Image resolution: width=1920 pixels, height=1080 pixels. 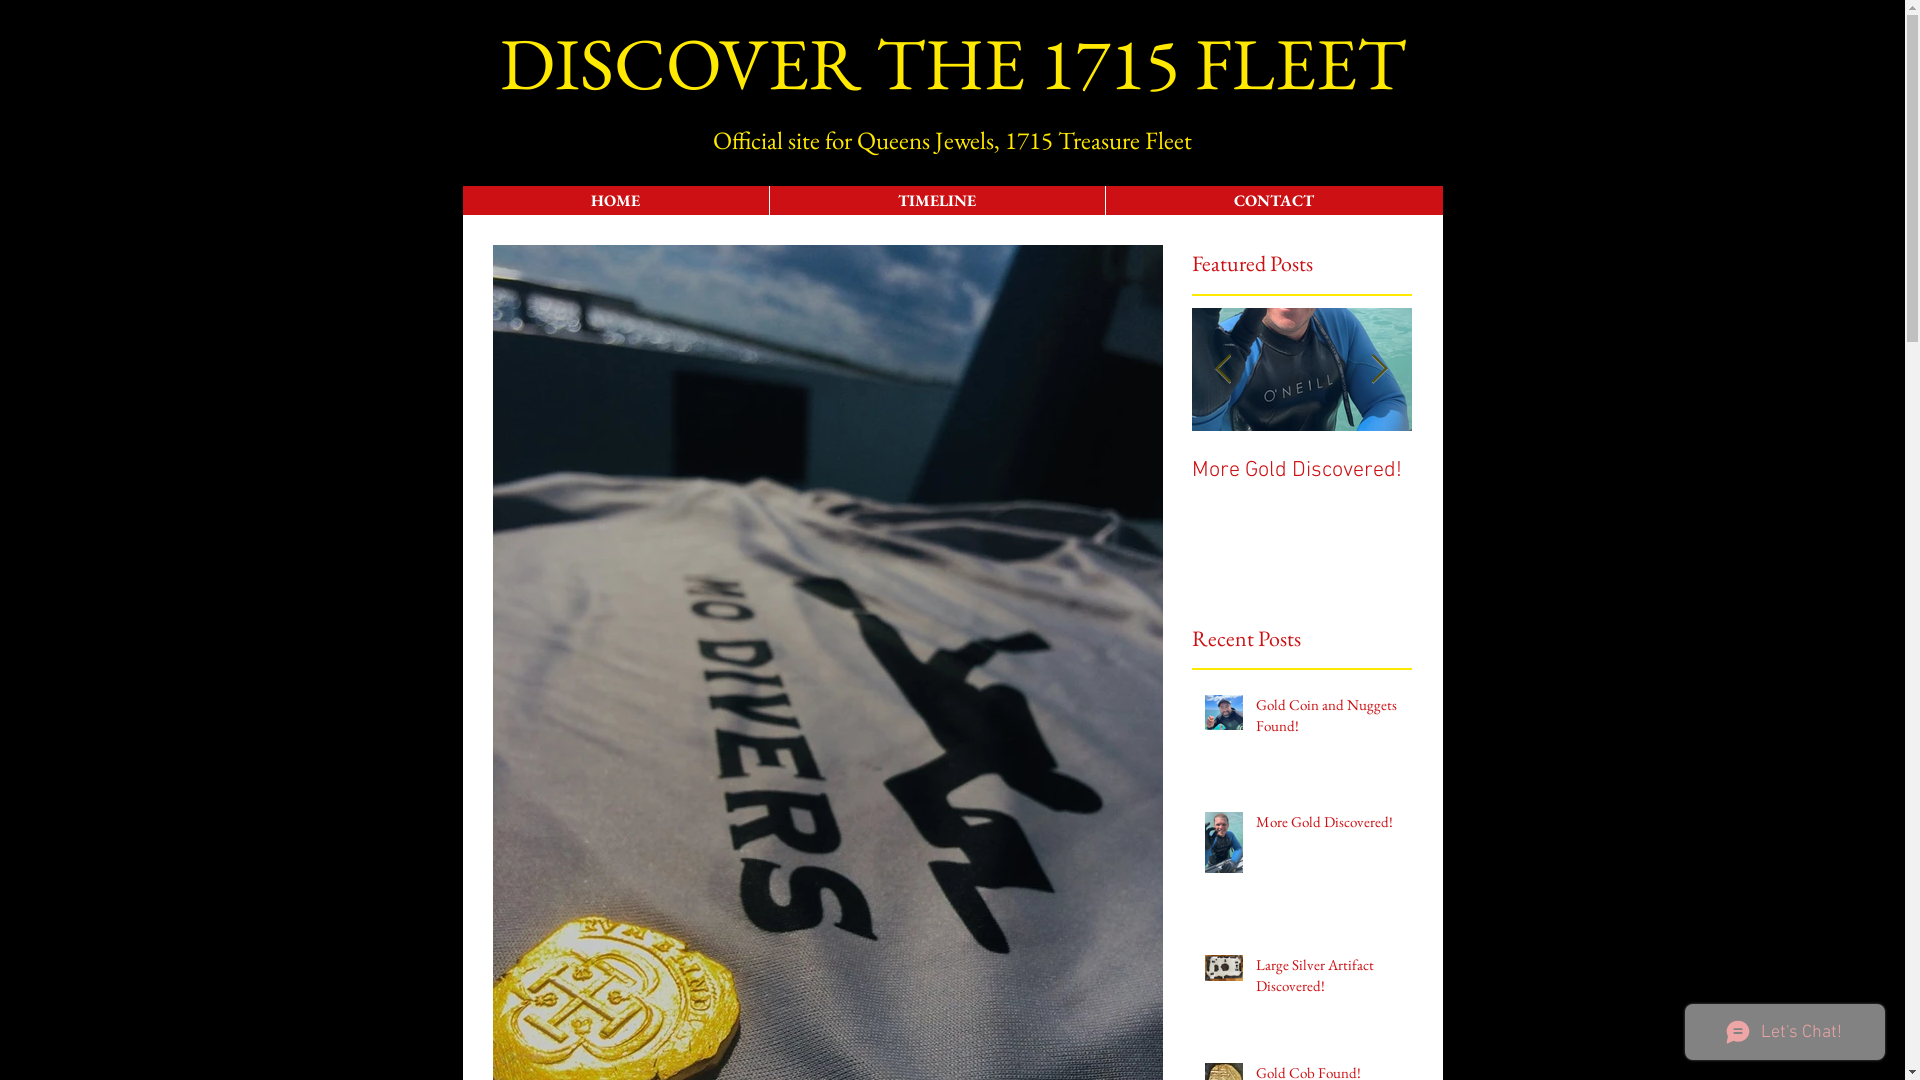 I want to click on 'HOME', so click(x=613, y=200).